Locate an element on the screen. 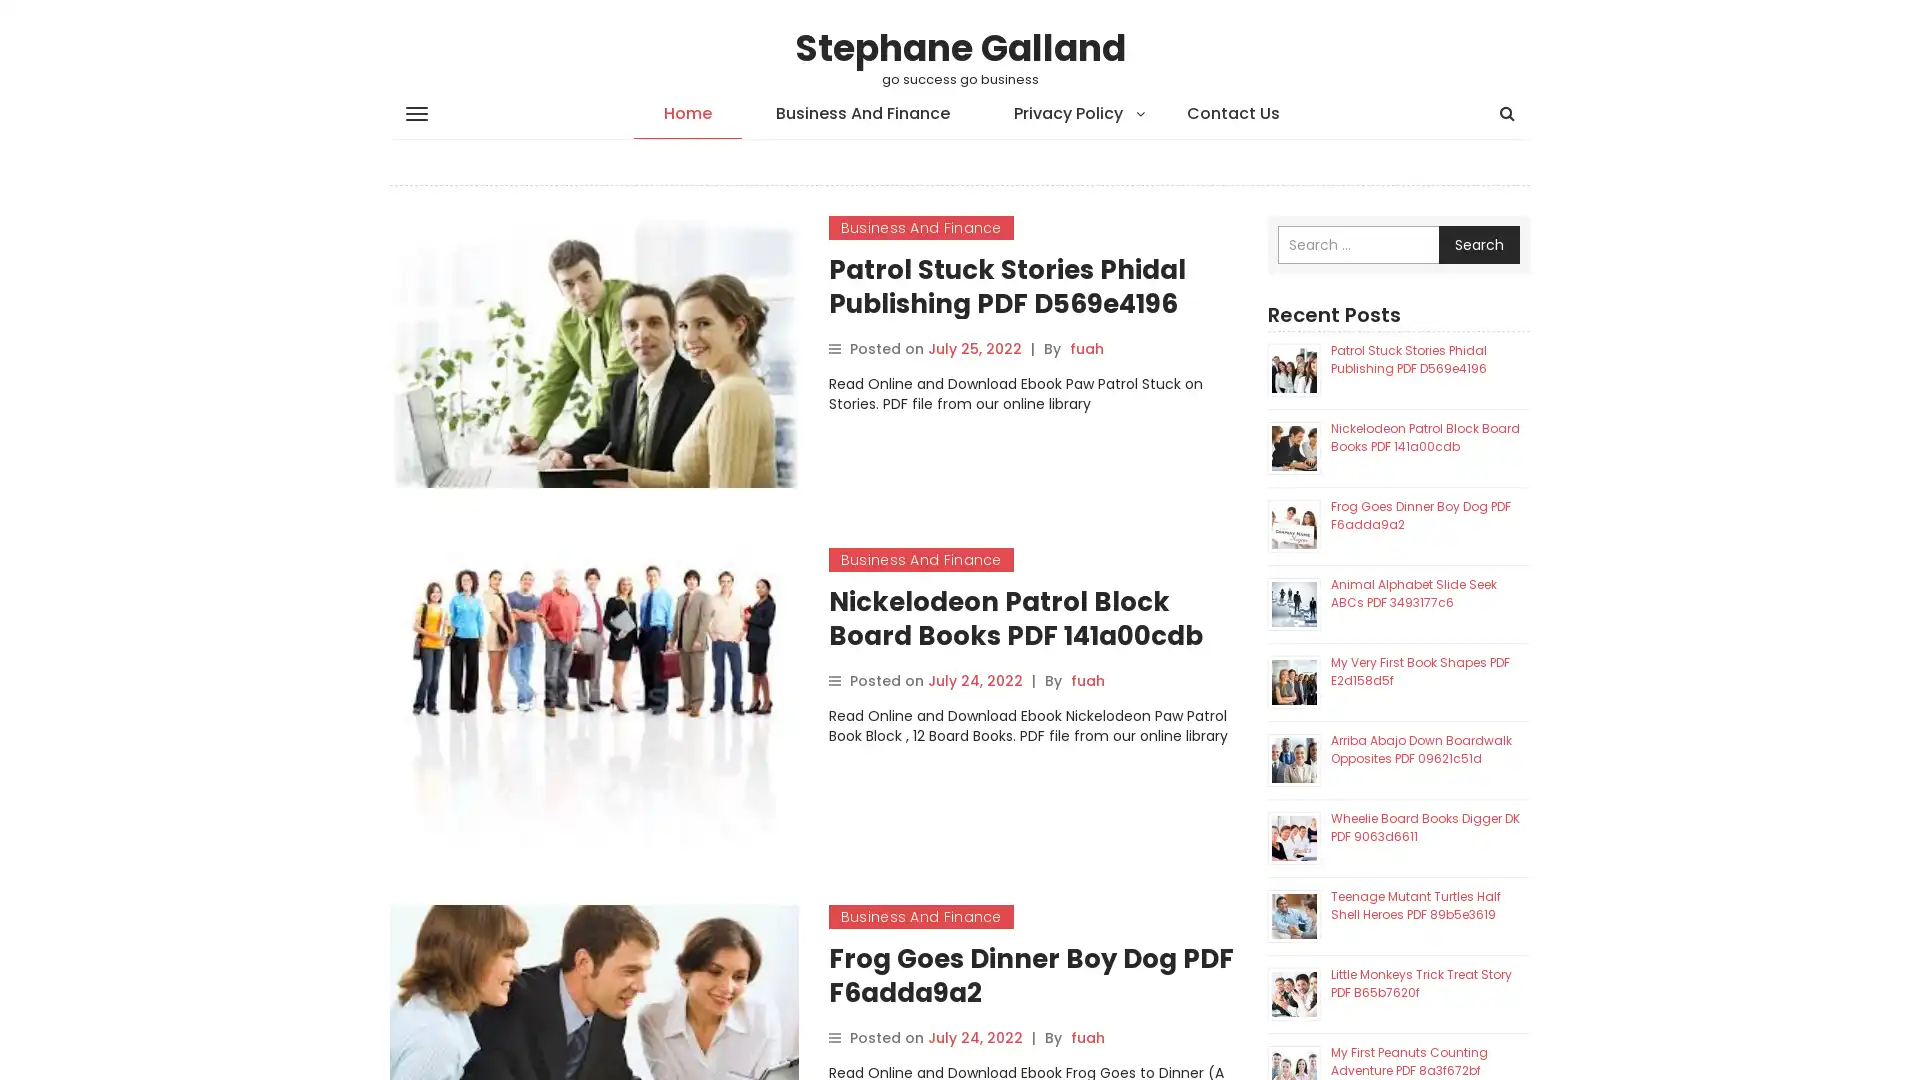 Image resolution: width=1920 pixels, height=1080 pixels. Search is located at coordinates (1479, 244).